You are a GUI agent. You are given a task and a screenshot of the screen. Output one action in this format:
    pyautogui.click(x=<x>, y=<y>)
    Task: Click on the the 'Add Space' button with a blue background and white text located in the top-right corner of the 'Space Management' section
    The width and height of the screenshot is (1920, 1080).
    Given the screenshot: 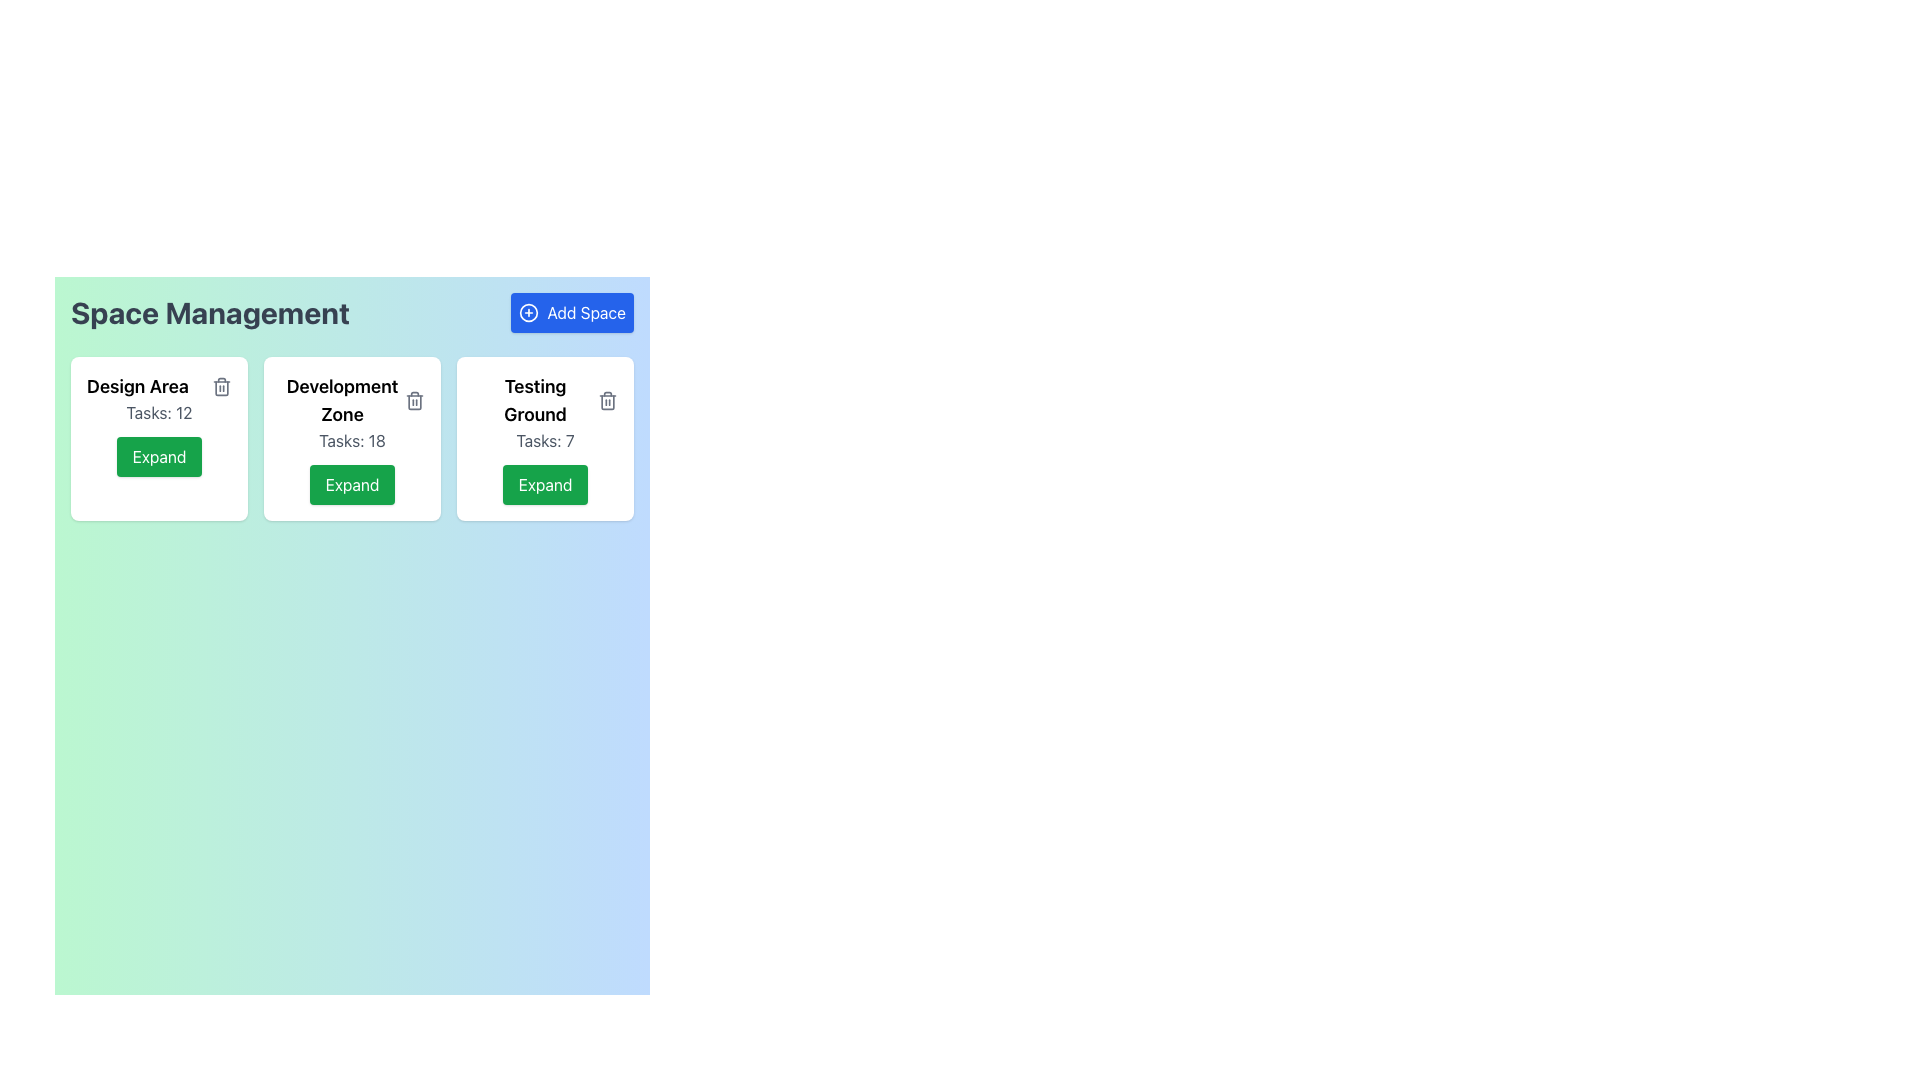 What is the action you would take?
    pyautogui.click(x=571, y=312)
    